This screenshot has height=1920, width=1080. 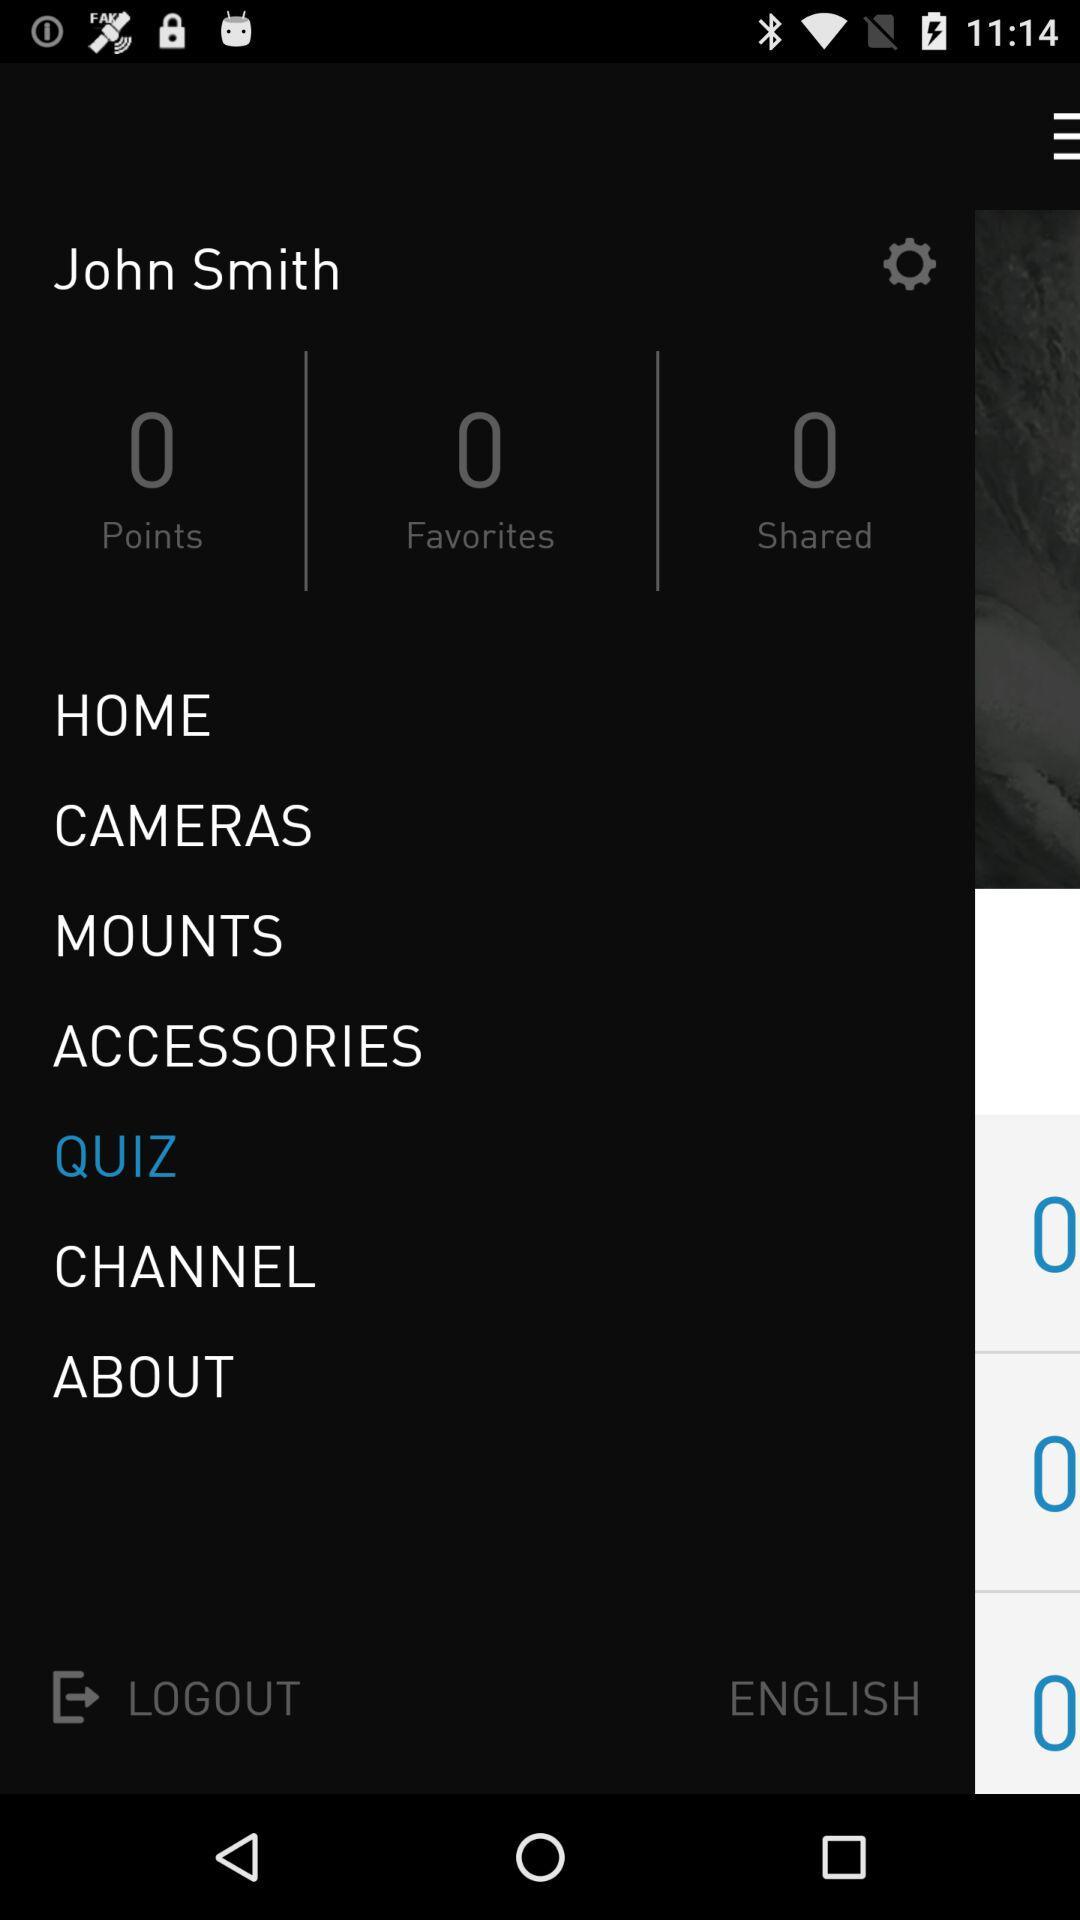 What do you see at coordinates (1052, 1709) in the screenshot?
I see `the icon below the 02 icon` at bounding box center [1052, 1709].